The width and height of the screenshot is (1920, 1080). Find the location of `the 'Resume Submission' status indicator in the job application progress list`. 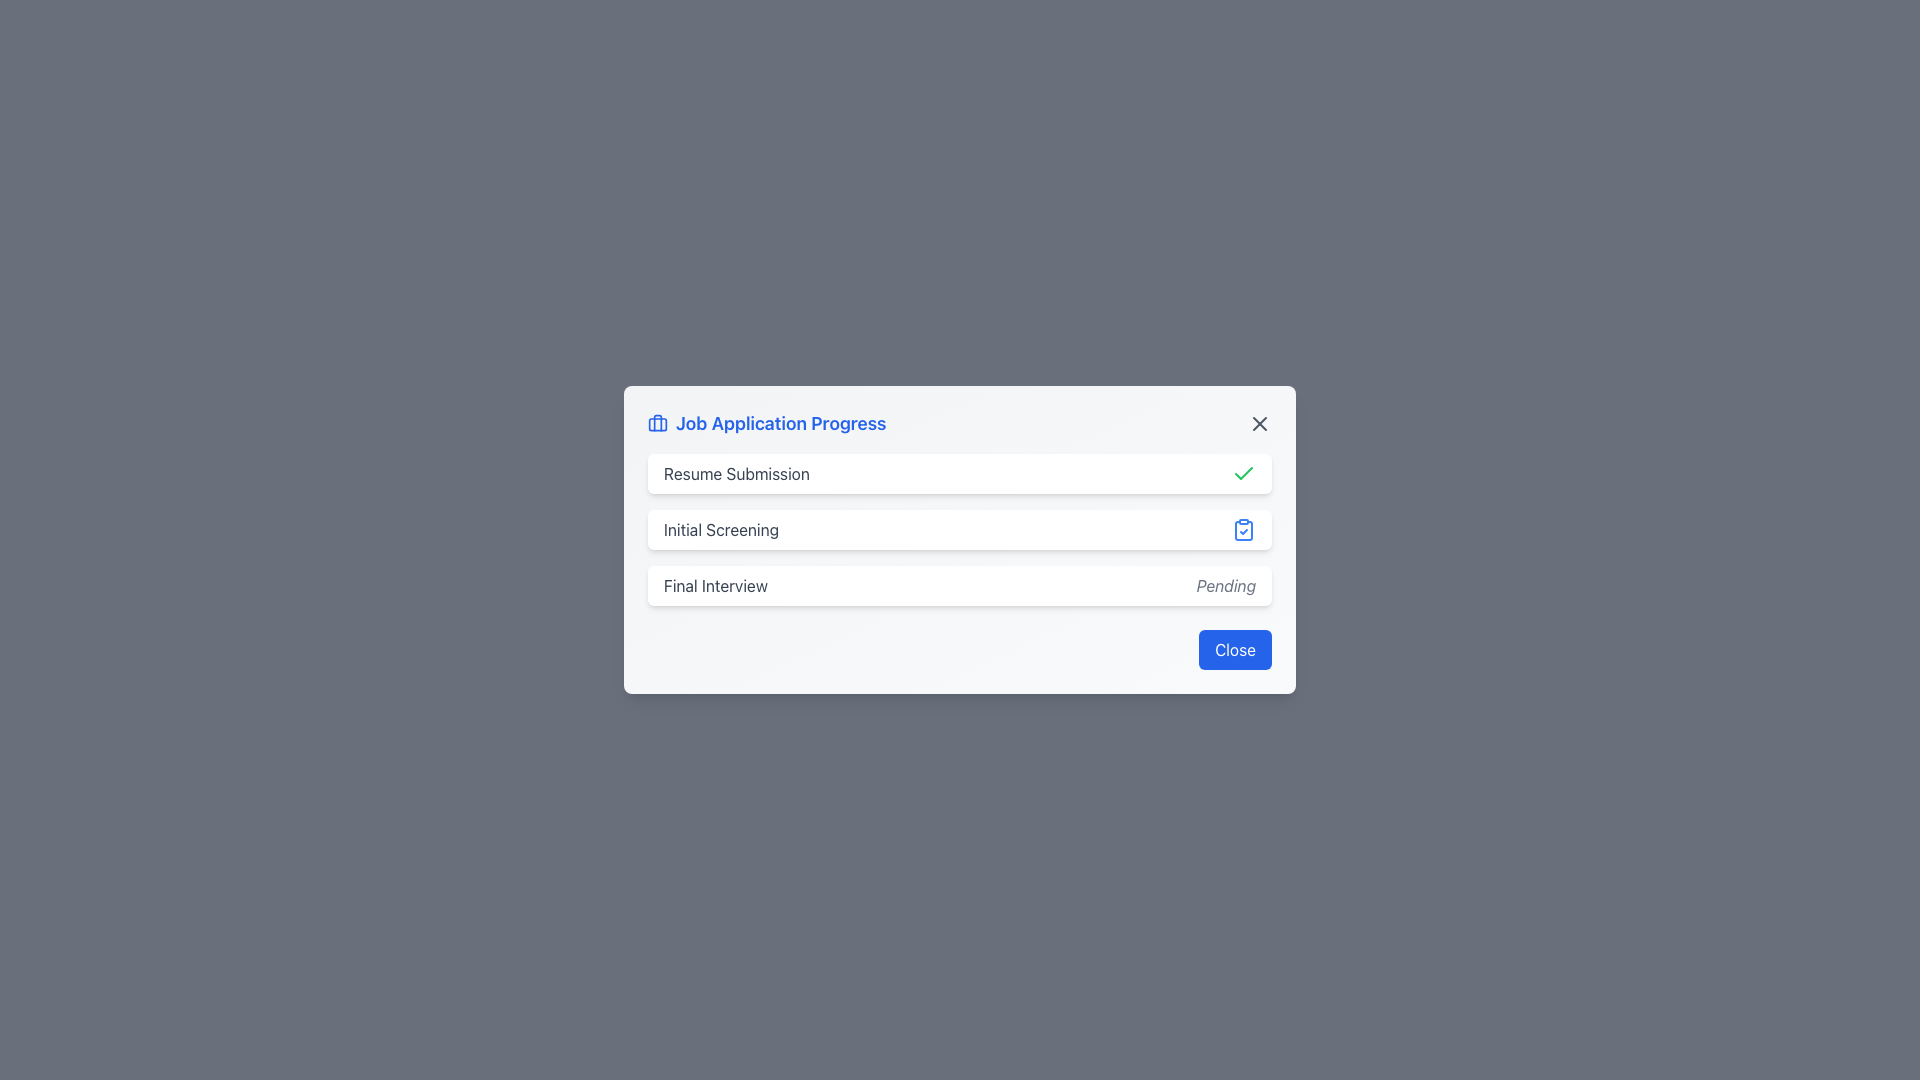

the 'Resume Submission' status indicator in the job application progress list is located at coordinates (960, 474).